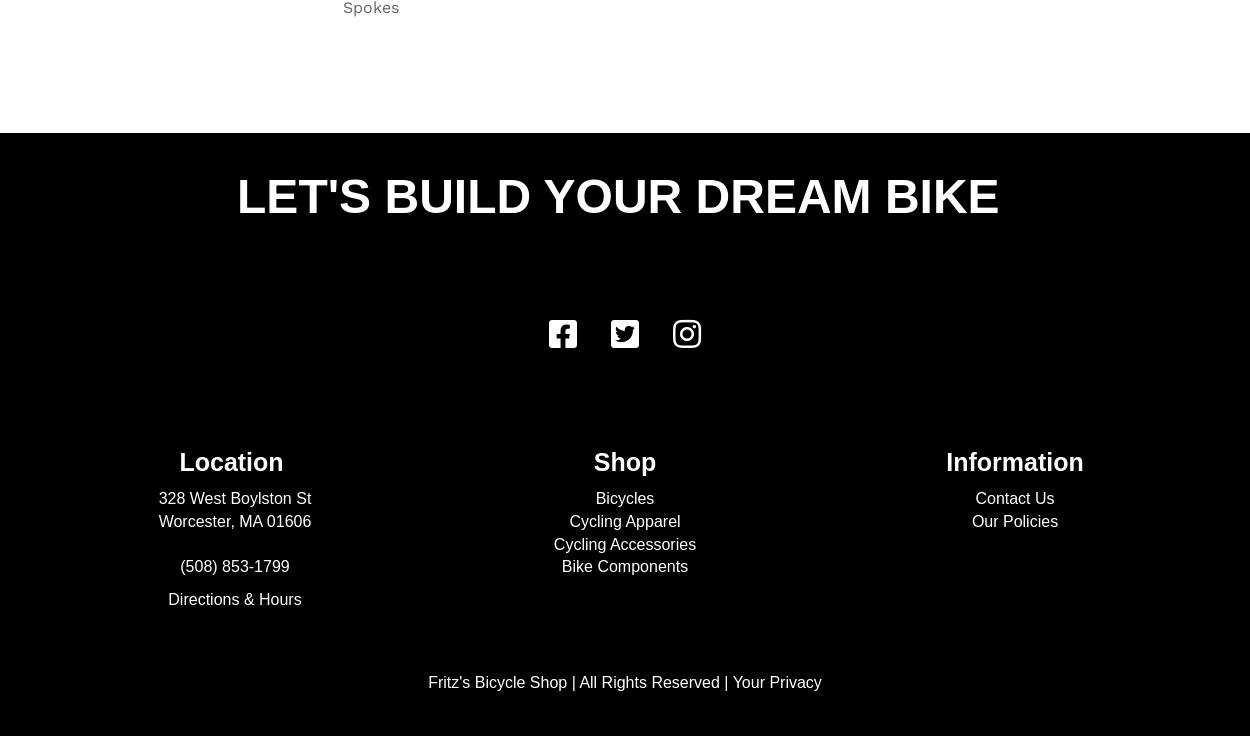  Describe the element at coordinates (623, 565) in the screenshot. I see `'Bike Components'` at that location.